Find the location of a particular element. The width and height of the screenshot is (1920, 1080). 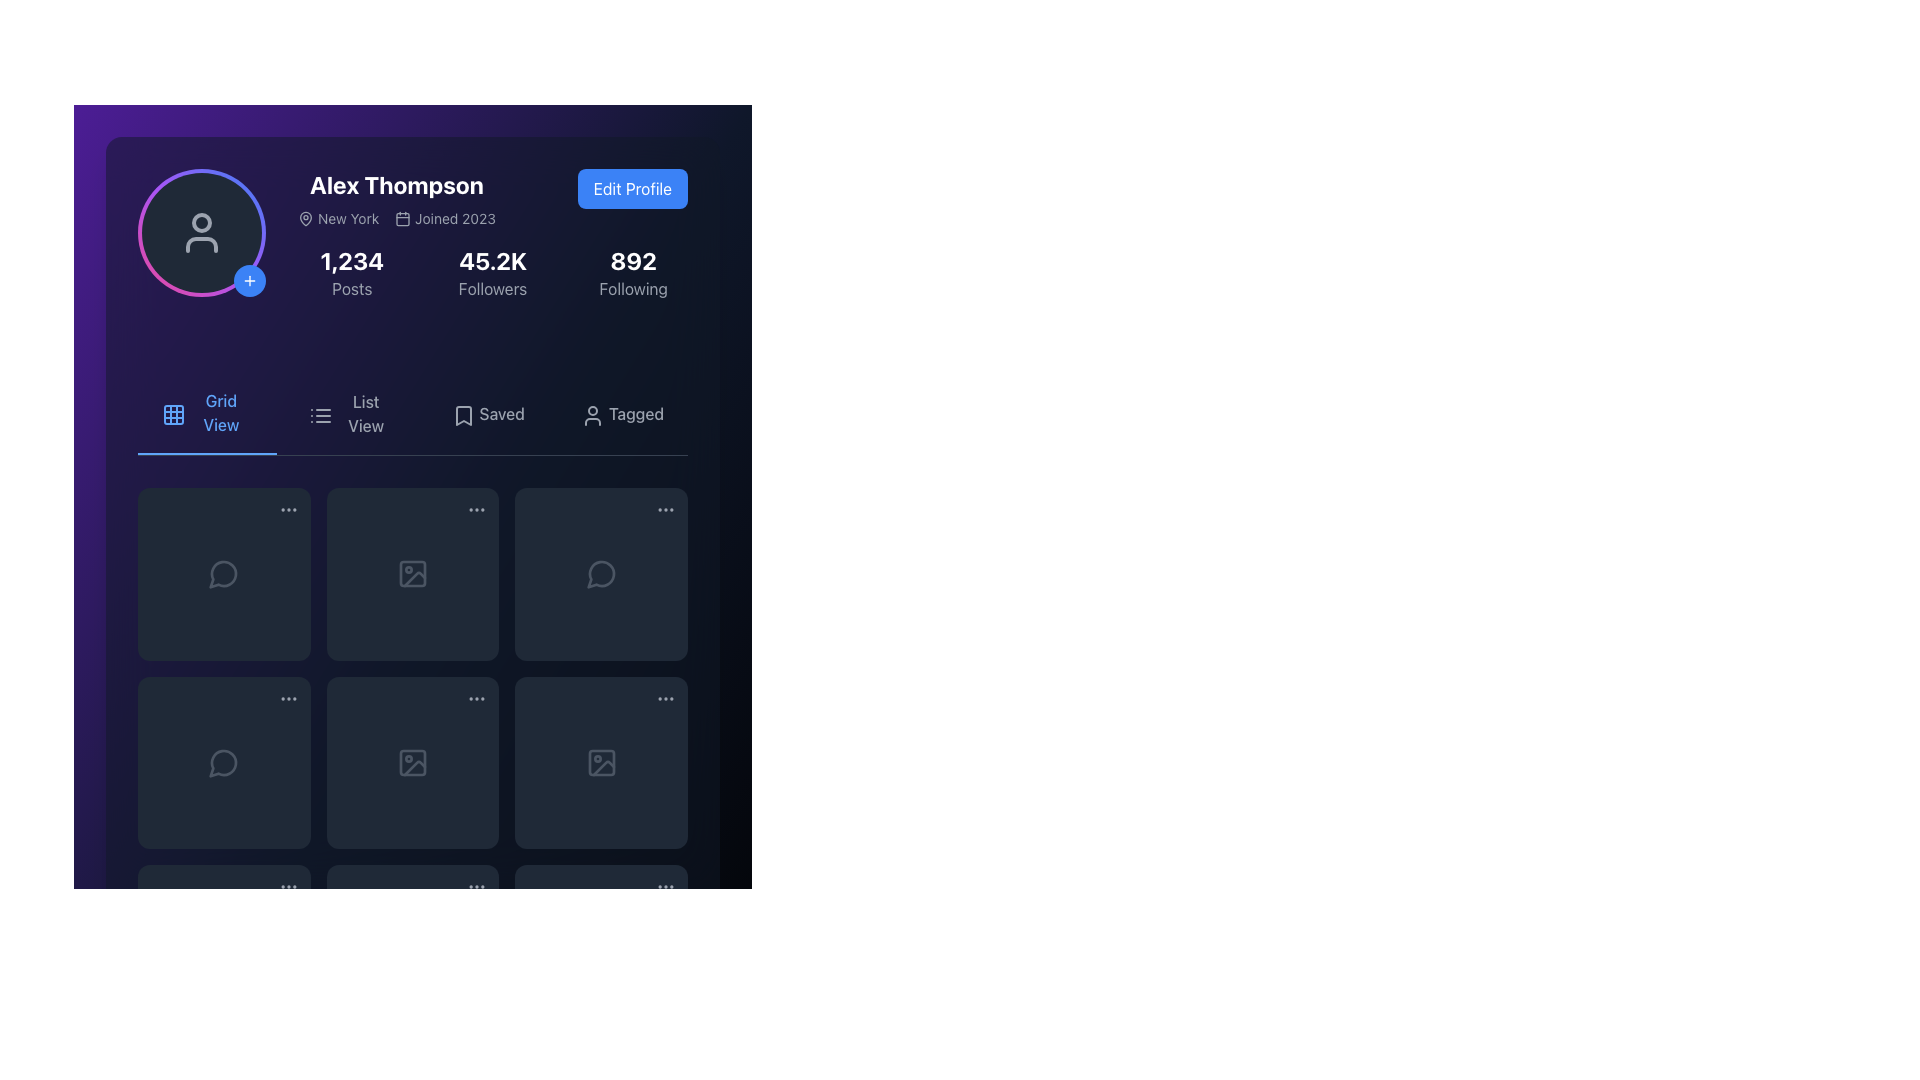

the square-shaped icon button with a dark gray background and a light gray speech bubble icon, located in the second row, first column of a 3x3 grid layout is located at coordinates (224, 763).